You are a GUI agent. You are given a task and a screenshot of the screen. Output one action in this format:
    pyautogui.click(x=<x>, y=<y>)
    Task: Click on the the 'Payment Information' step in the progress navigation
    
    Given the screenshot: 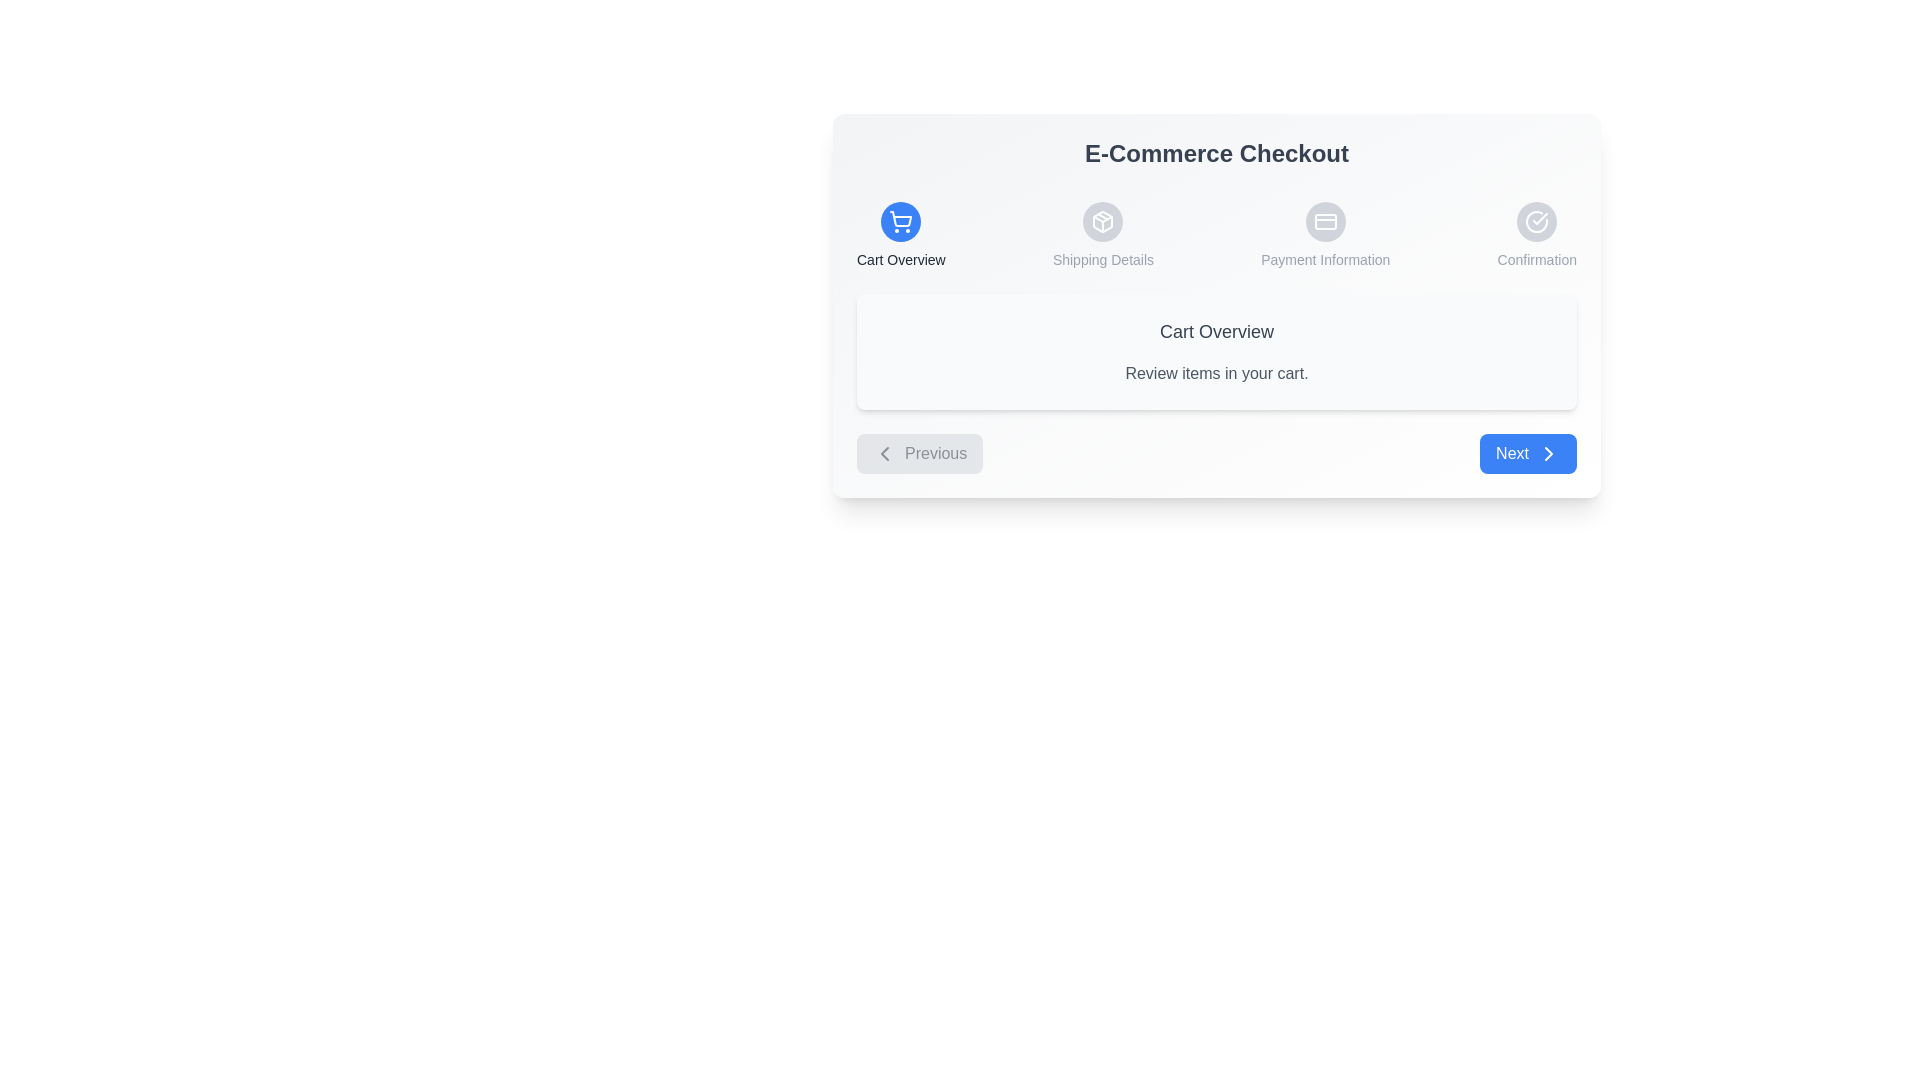 What is the action you would take?
    pyautogui.click(x=1325, y=234)
    